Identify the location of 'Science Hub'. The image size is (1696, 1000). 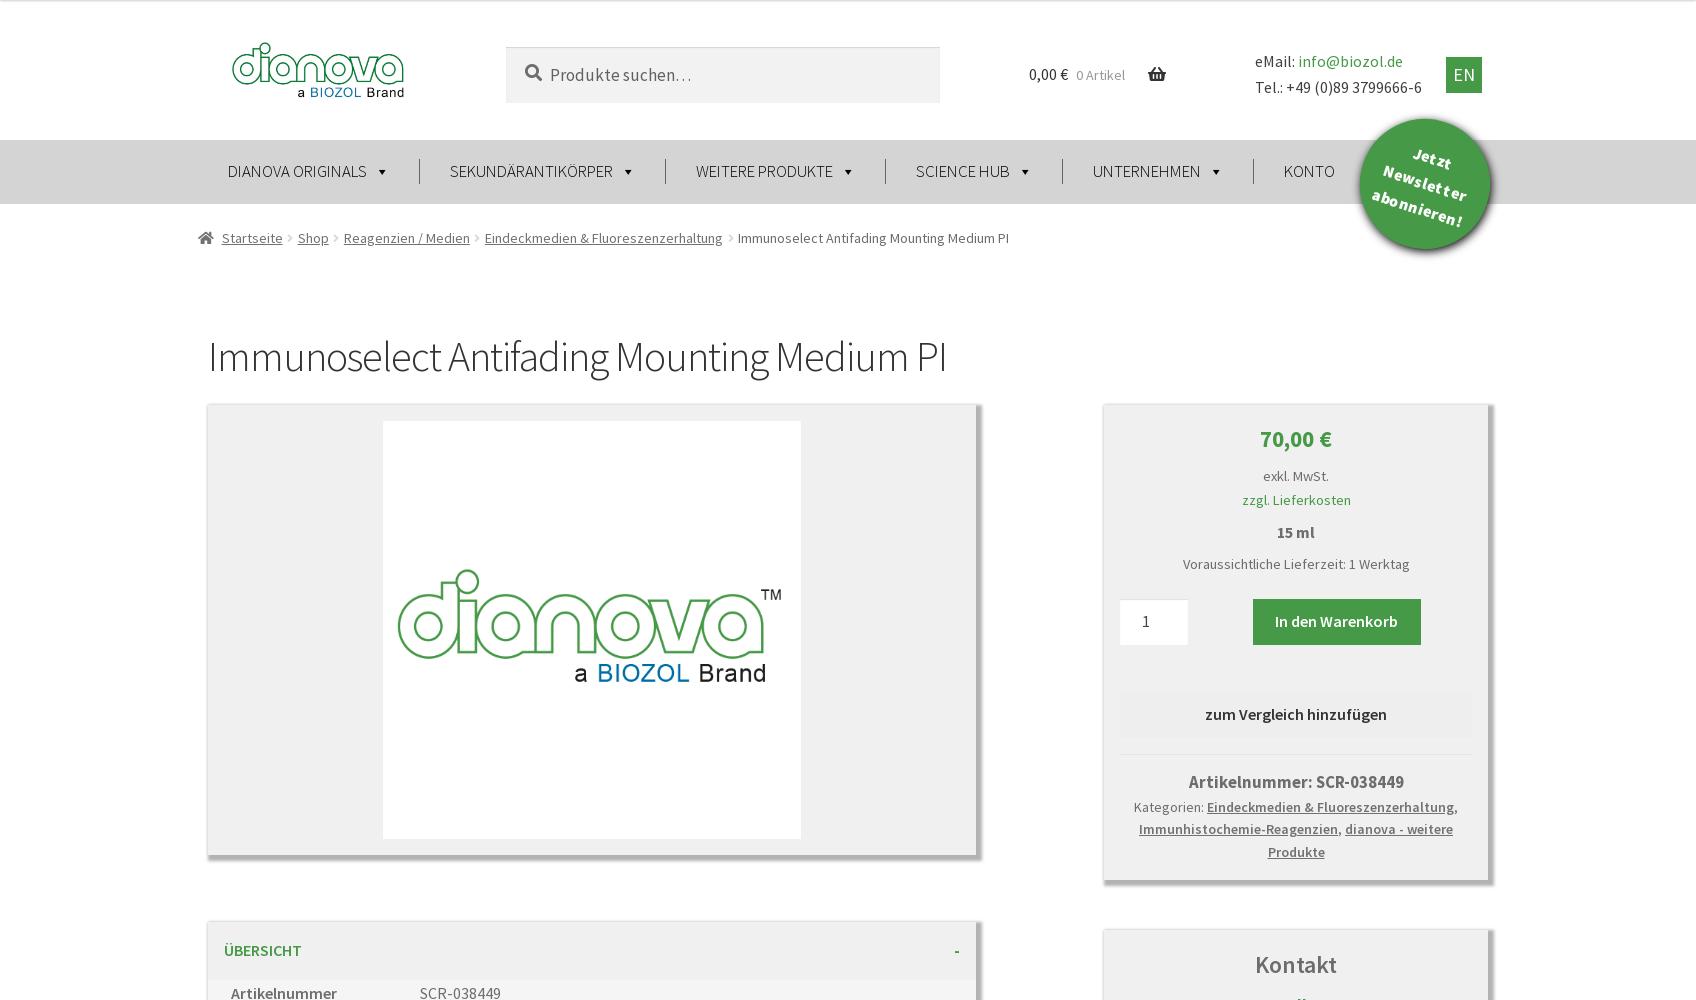
(960, 171).